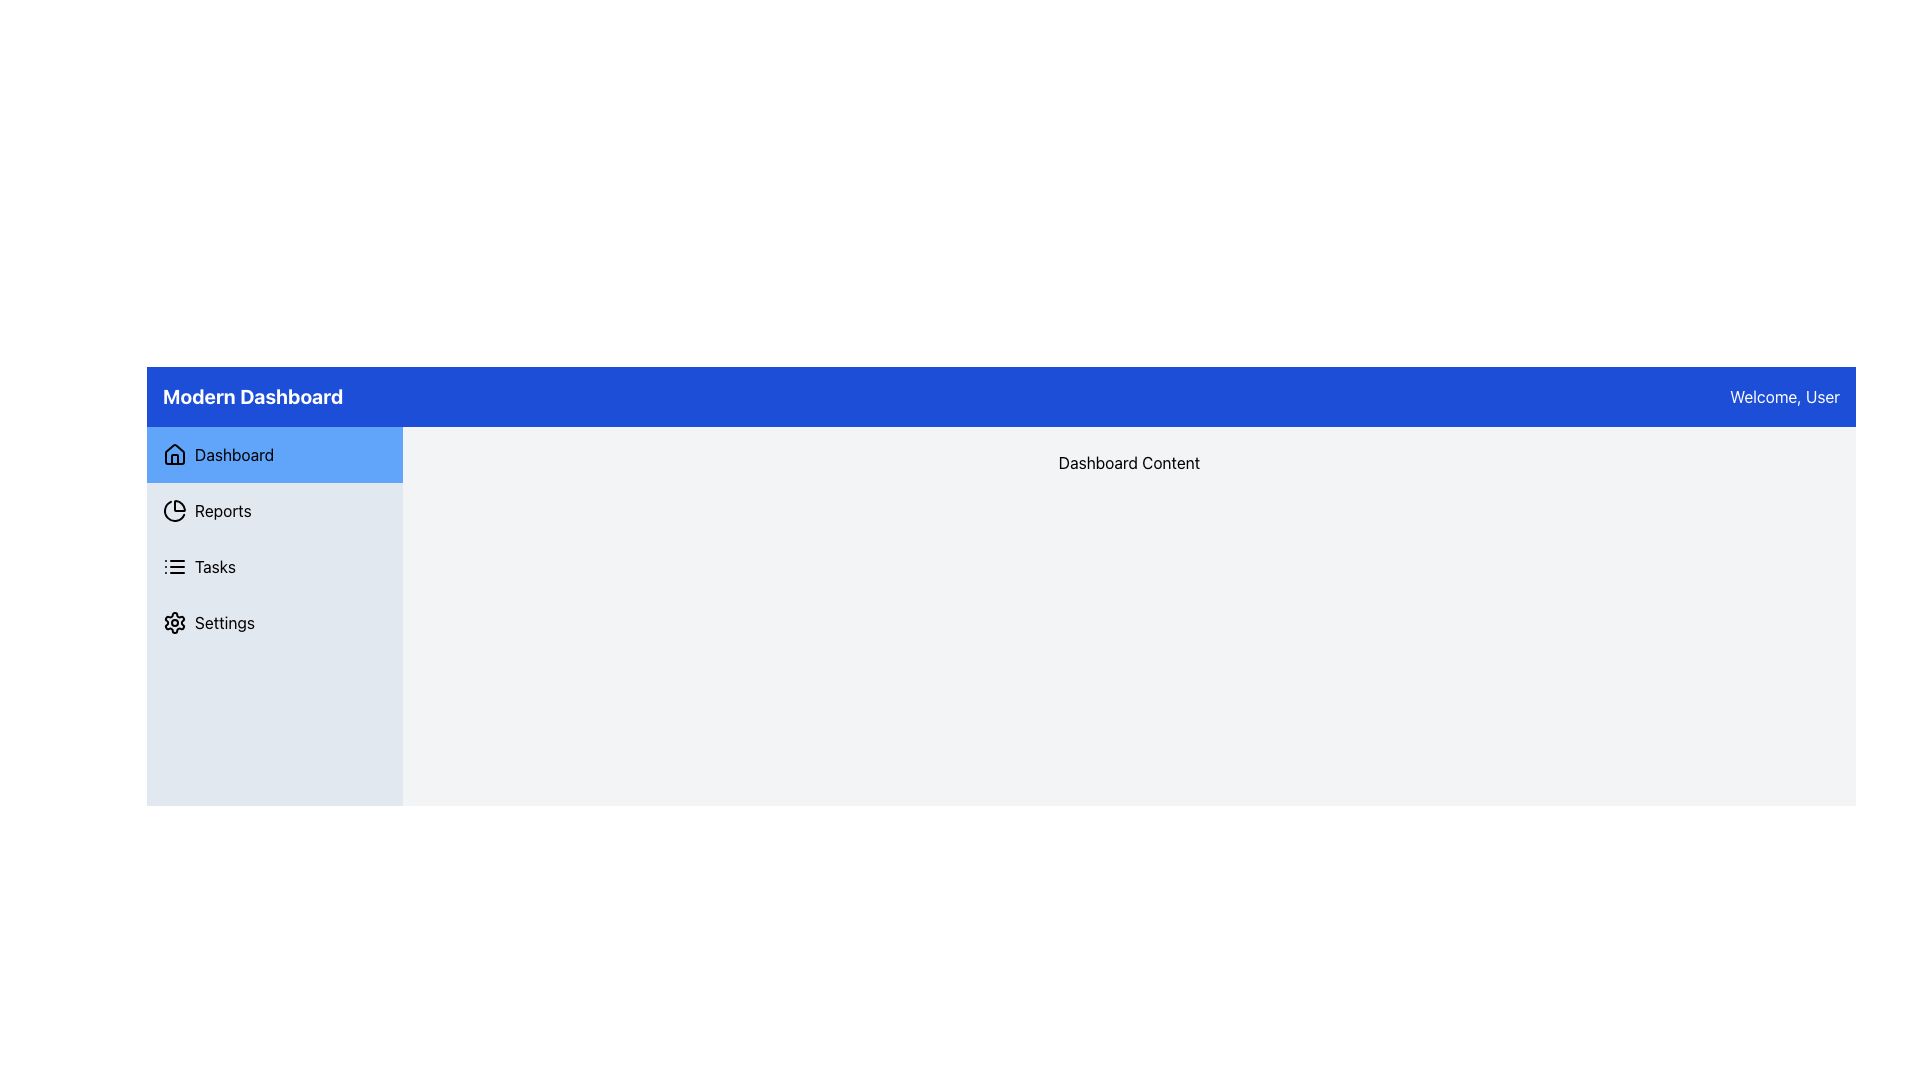  Describe the element at coordinates (1785, 397) in the screenshot. I see `the text 'Welcome, User' displayed in white font on a blue background located in the top-right corner of the application's header bar` at that location.